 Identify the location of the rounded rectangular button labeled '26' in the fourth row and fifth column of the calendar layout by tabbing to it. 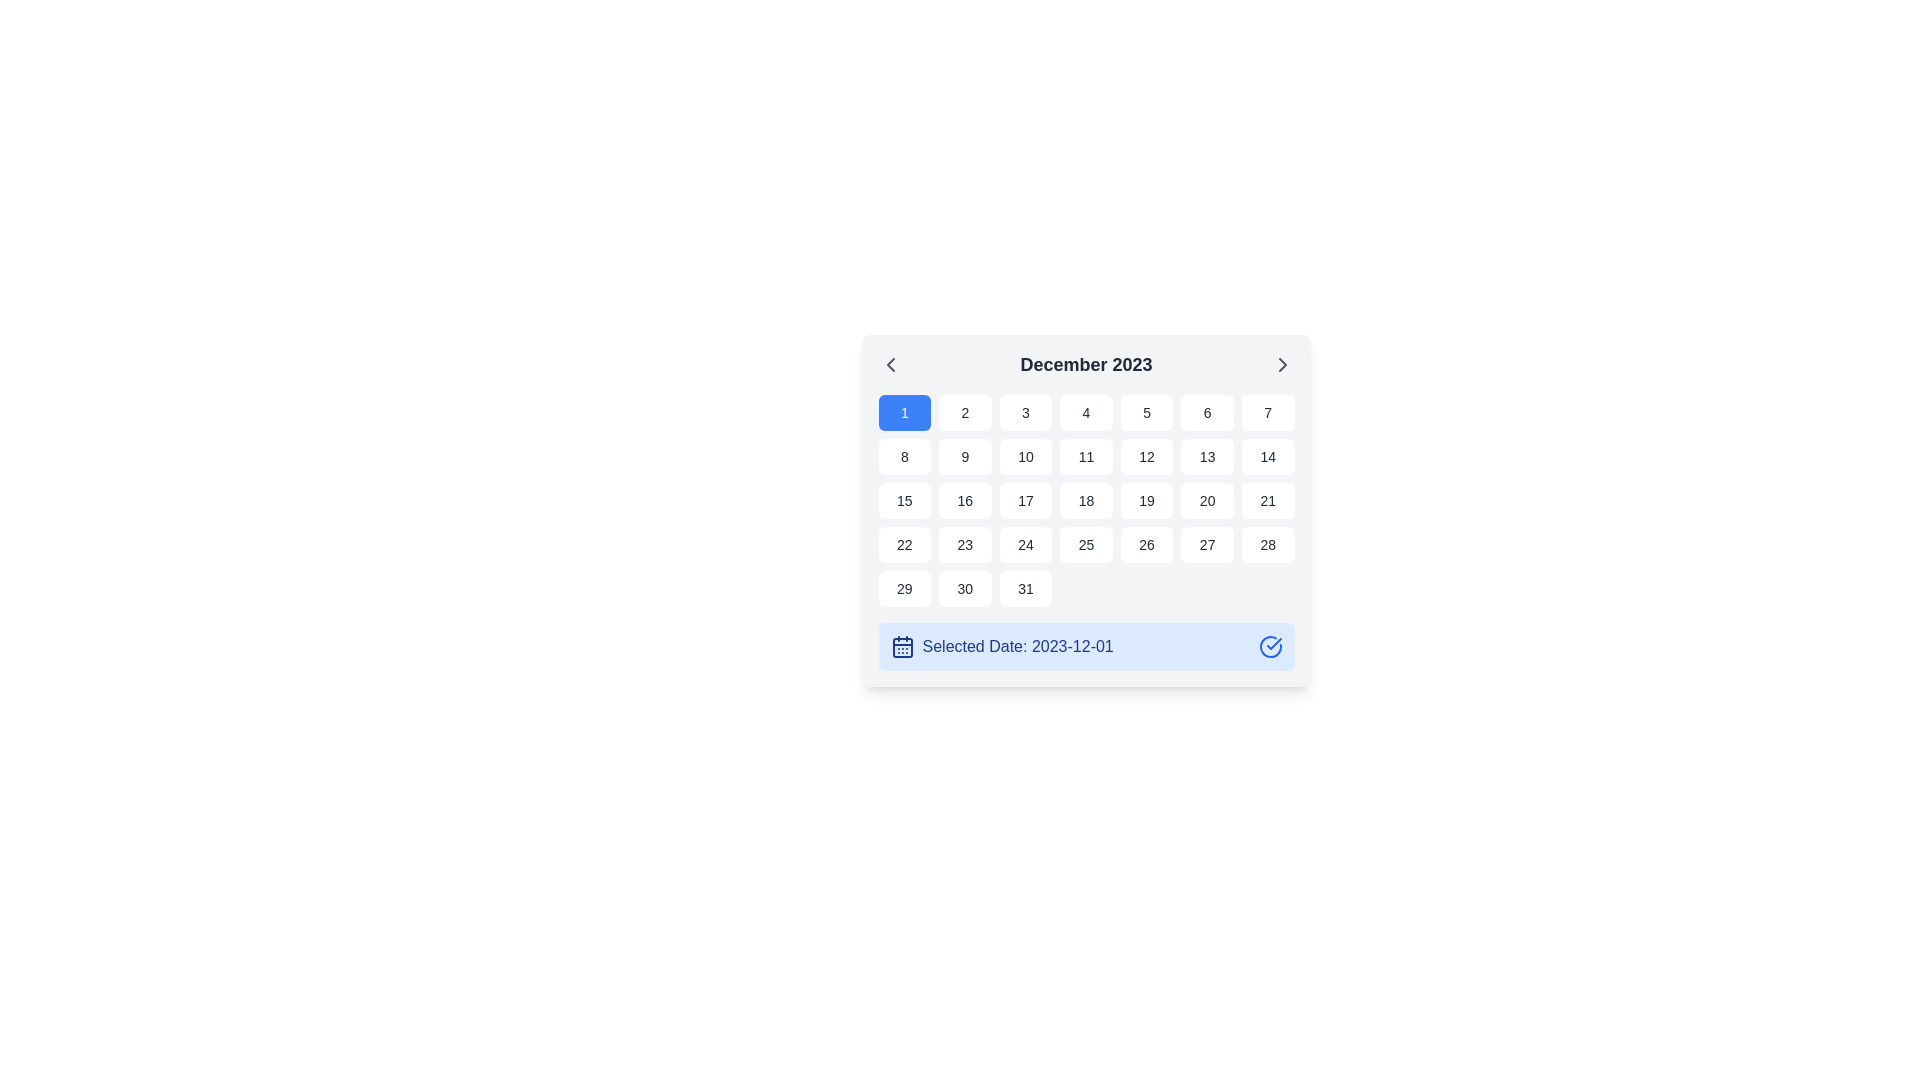
(1147, 544).